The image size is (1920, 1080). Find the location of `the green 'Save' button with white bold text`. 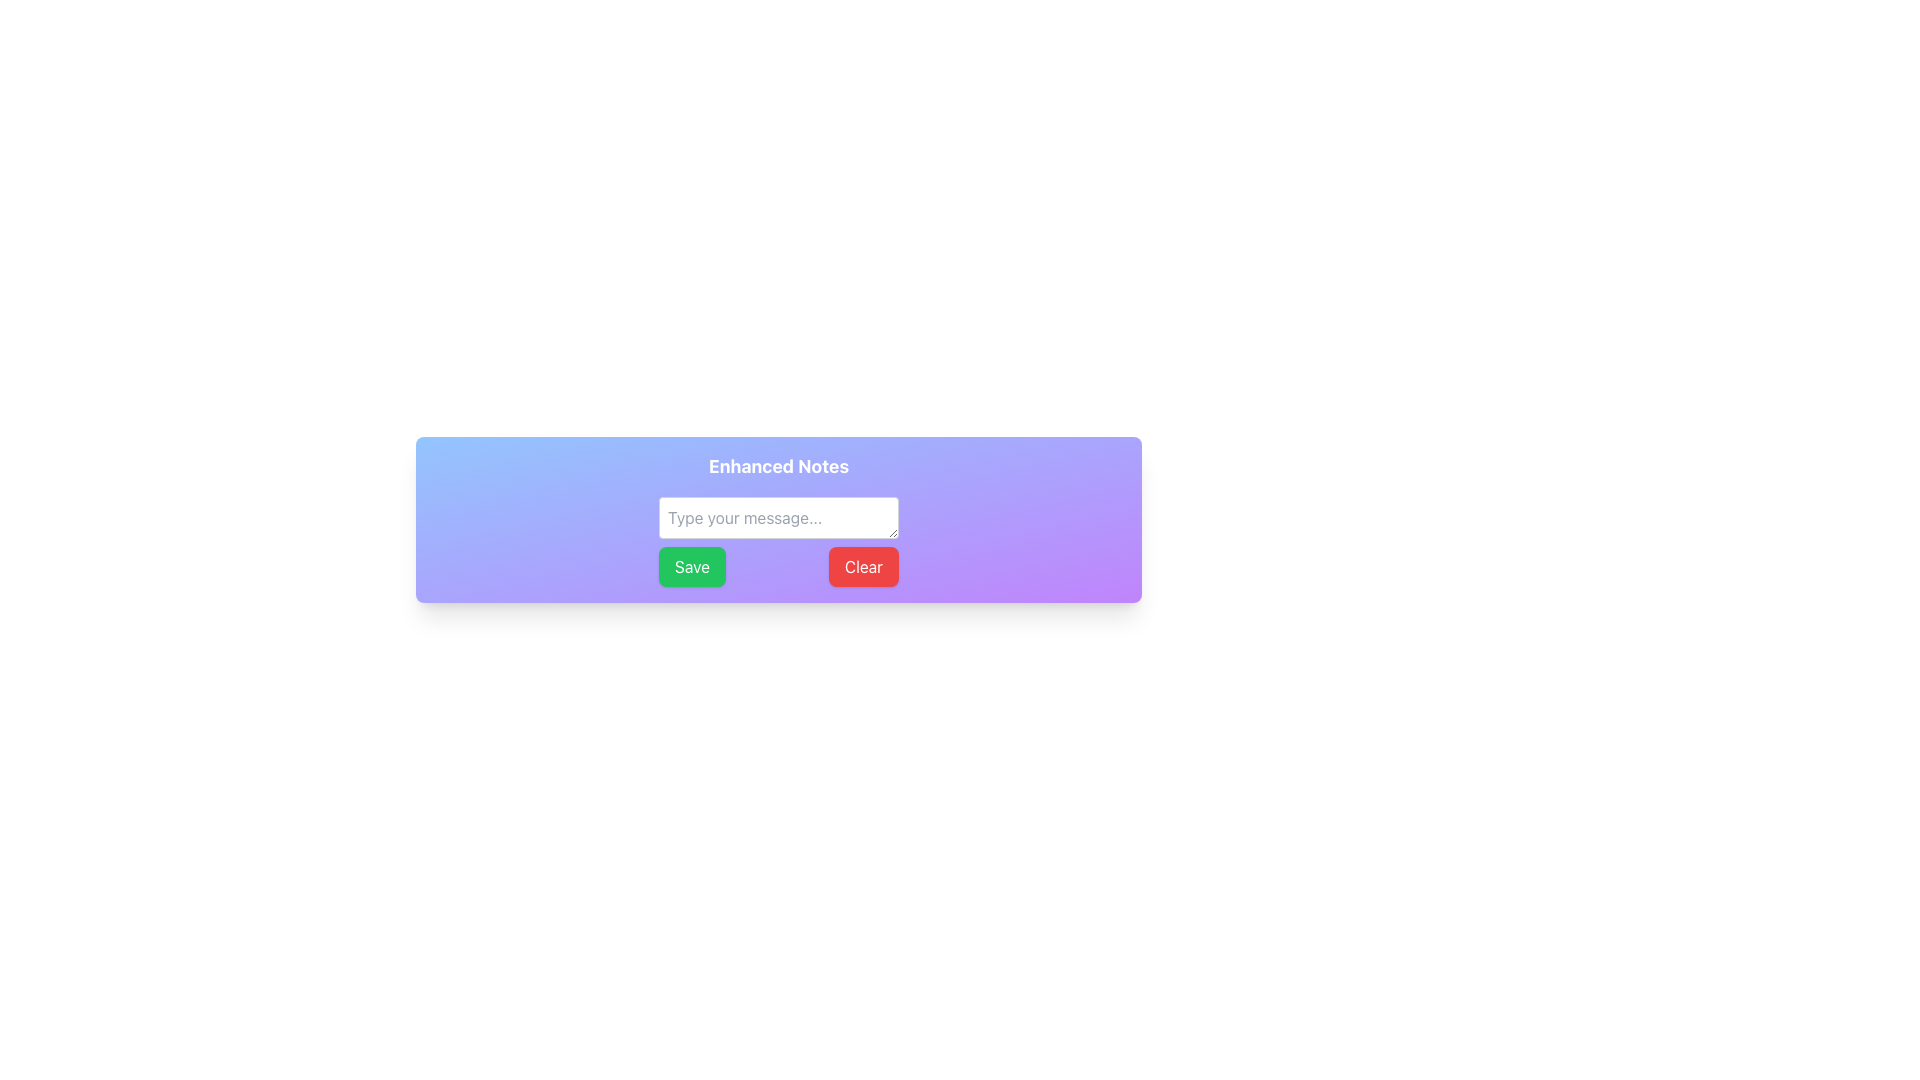

the green 'Save' button with white bold text is located at coordinates (692, 567).